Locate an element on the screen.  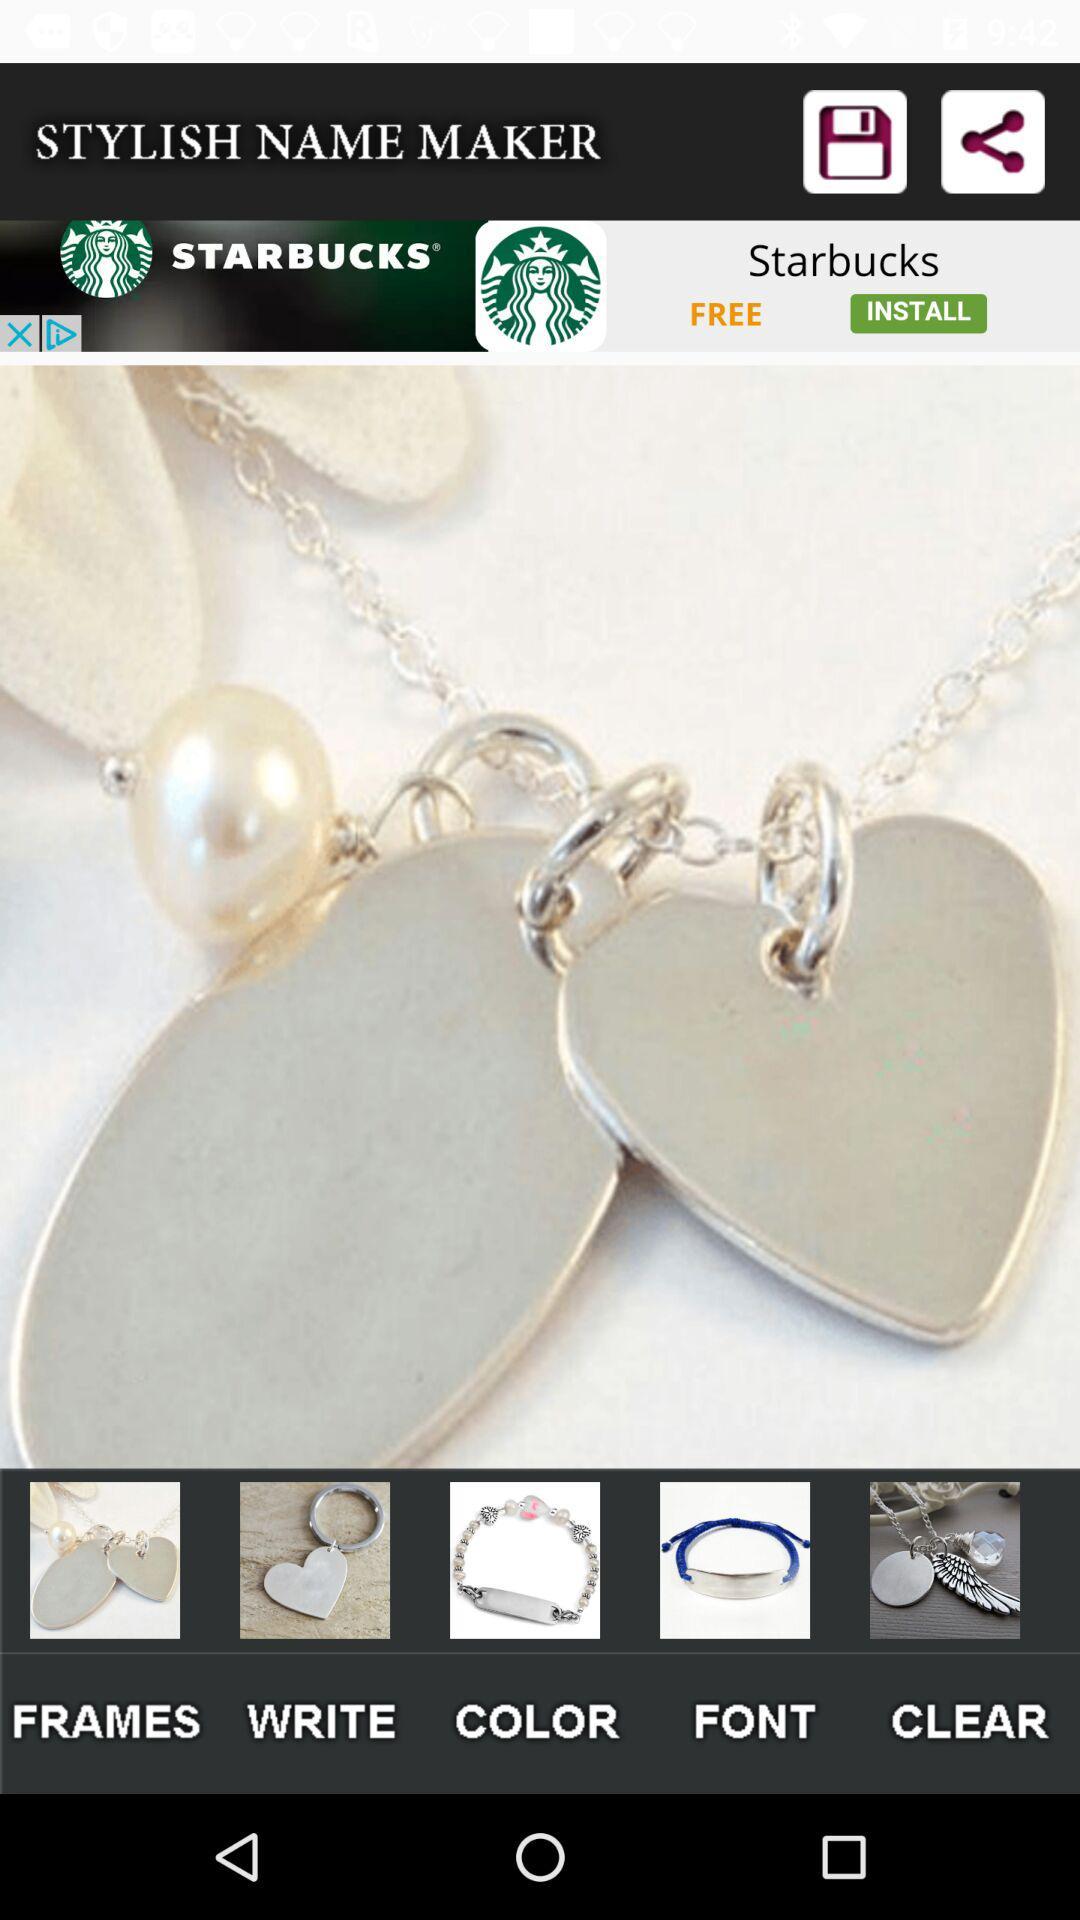
the share icon is located at coordinates (992, 140).